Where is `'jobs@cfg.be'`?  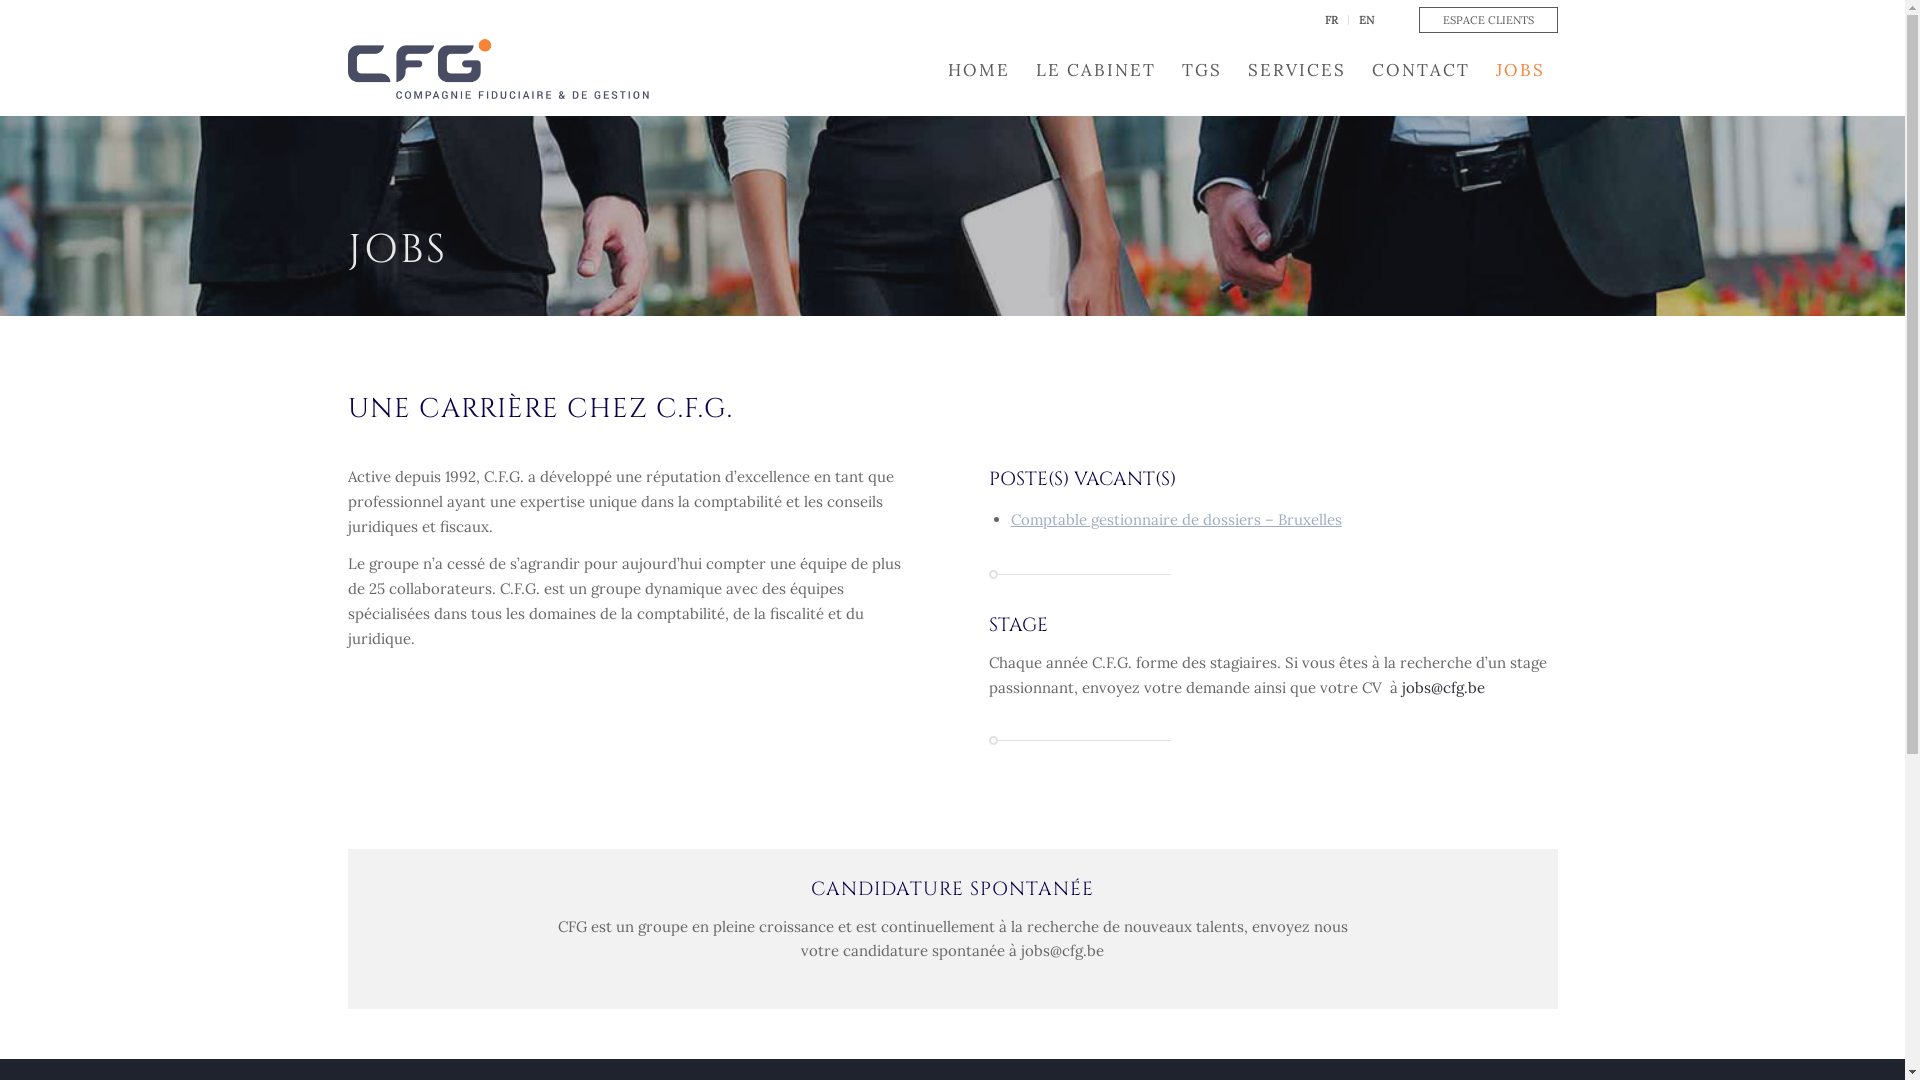
'jobs@cfg.be' is located at coordinates (1443, 686).